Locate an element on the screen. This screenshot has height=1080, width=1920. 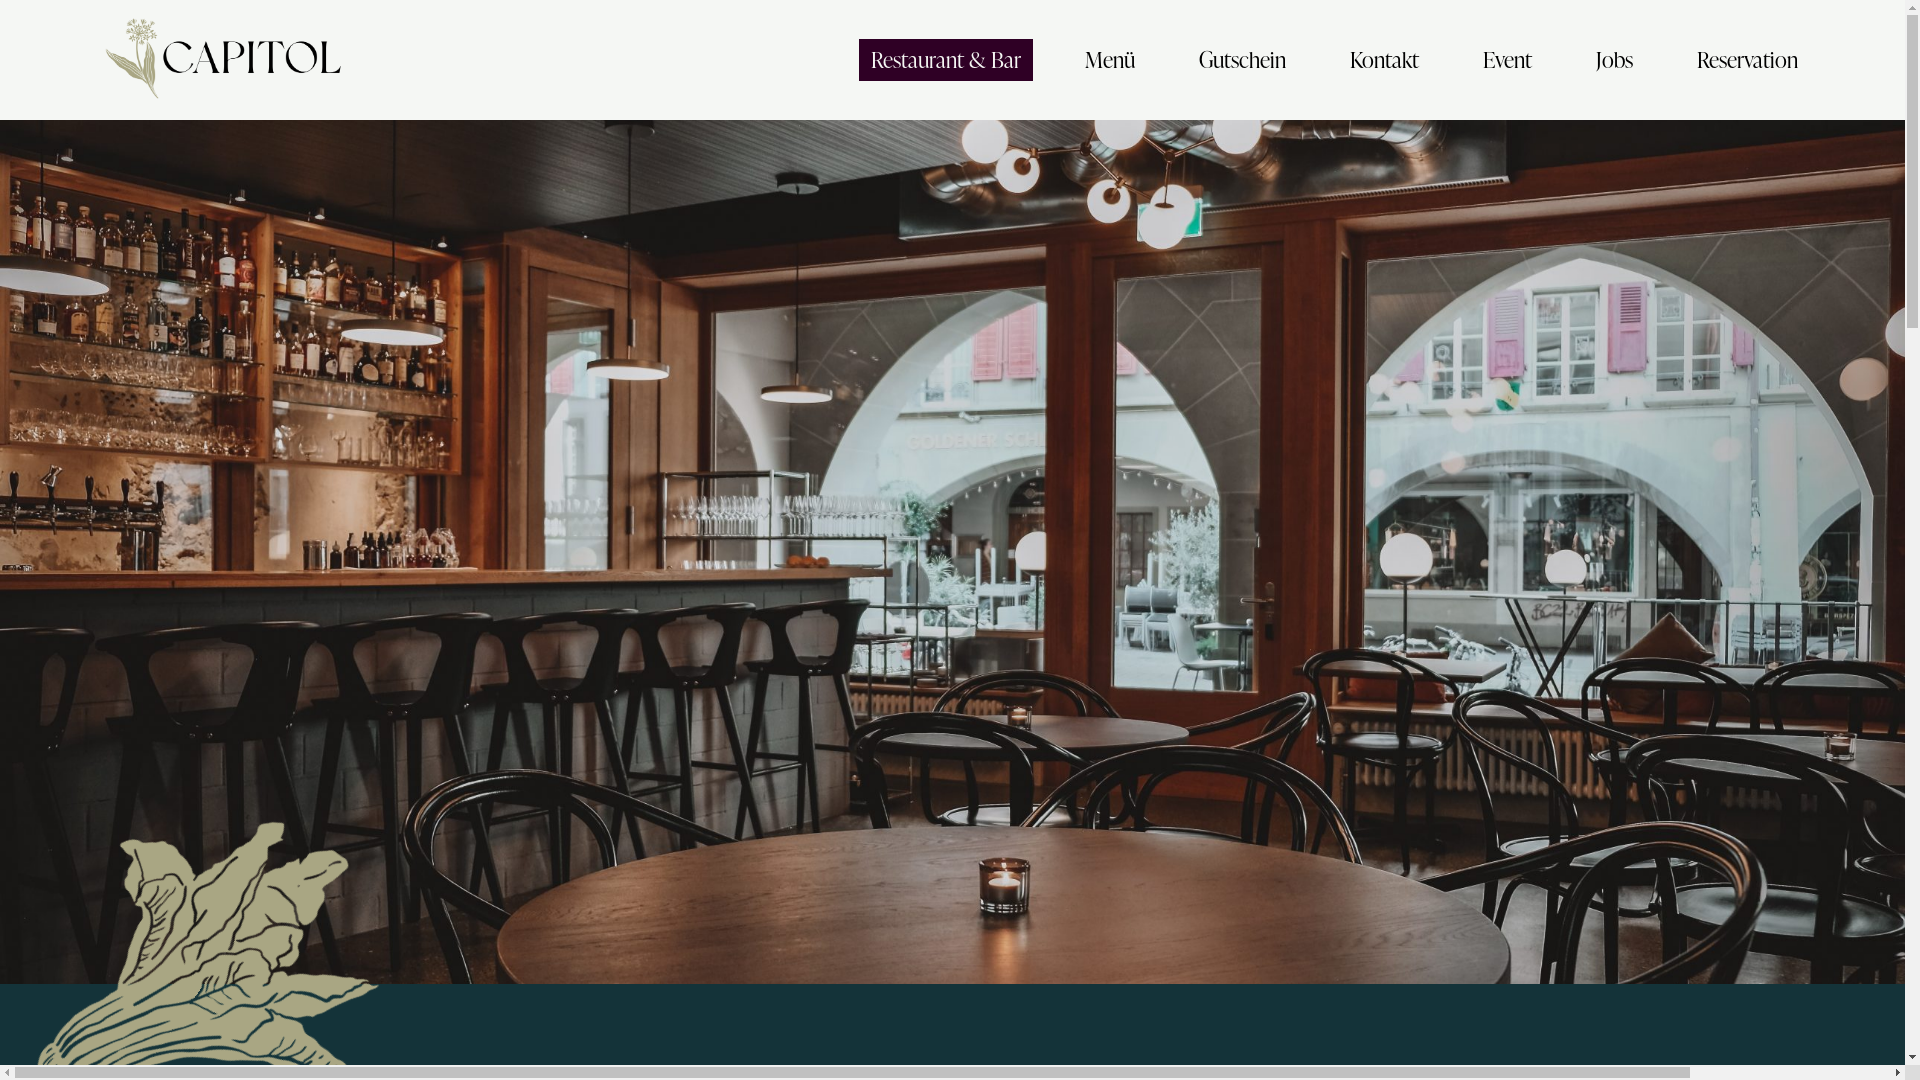
'Gutschein' is located at coordinates (1241, 59).